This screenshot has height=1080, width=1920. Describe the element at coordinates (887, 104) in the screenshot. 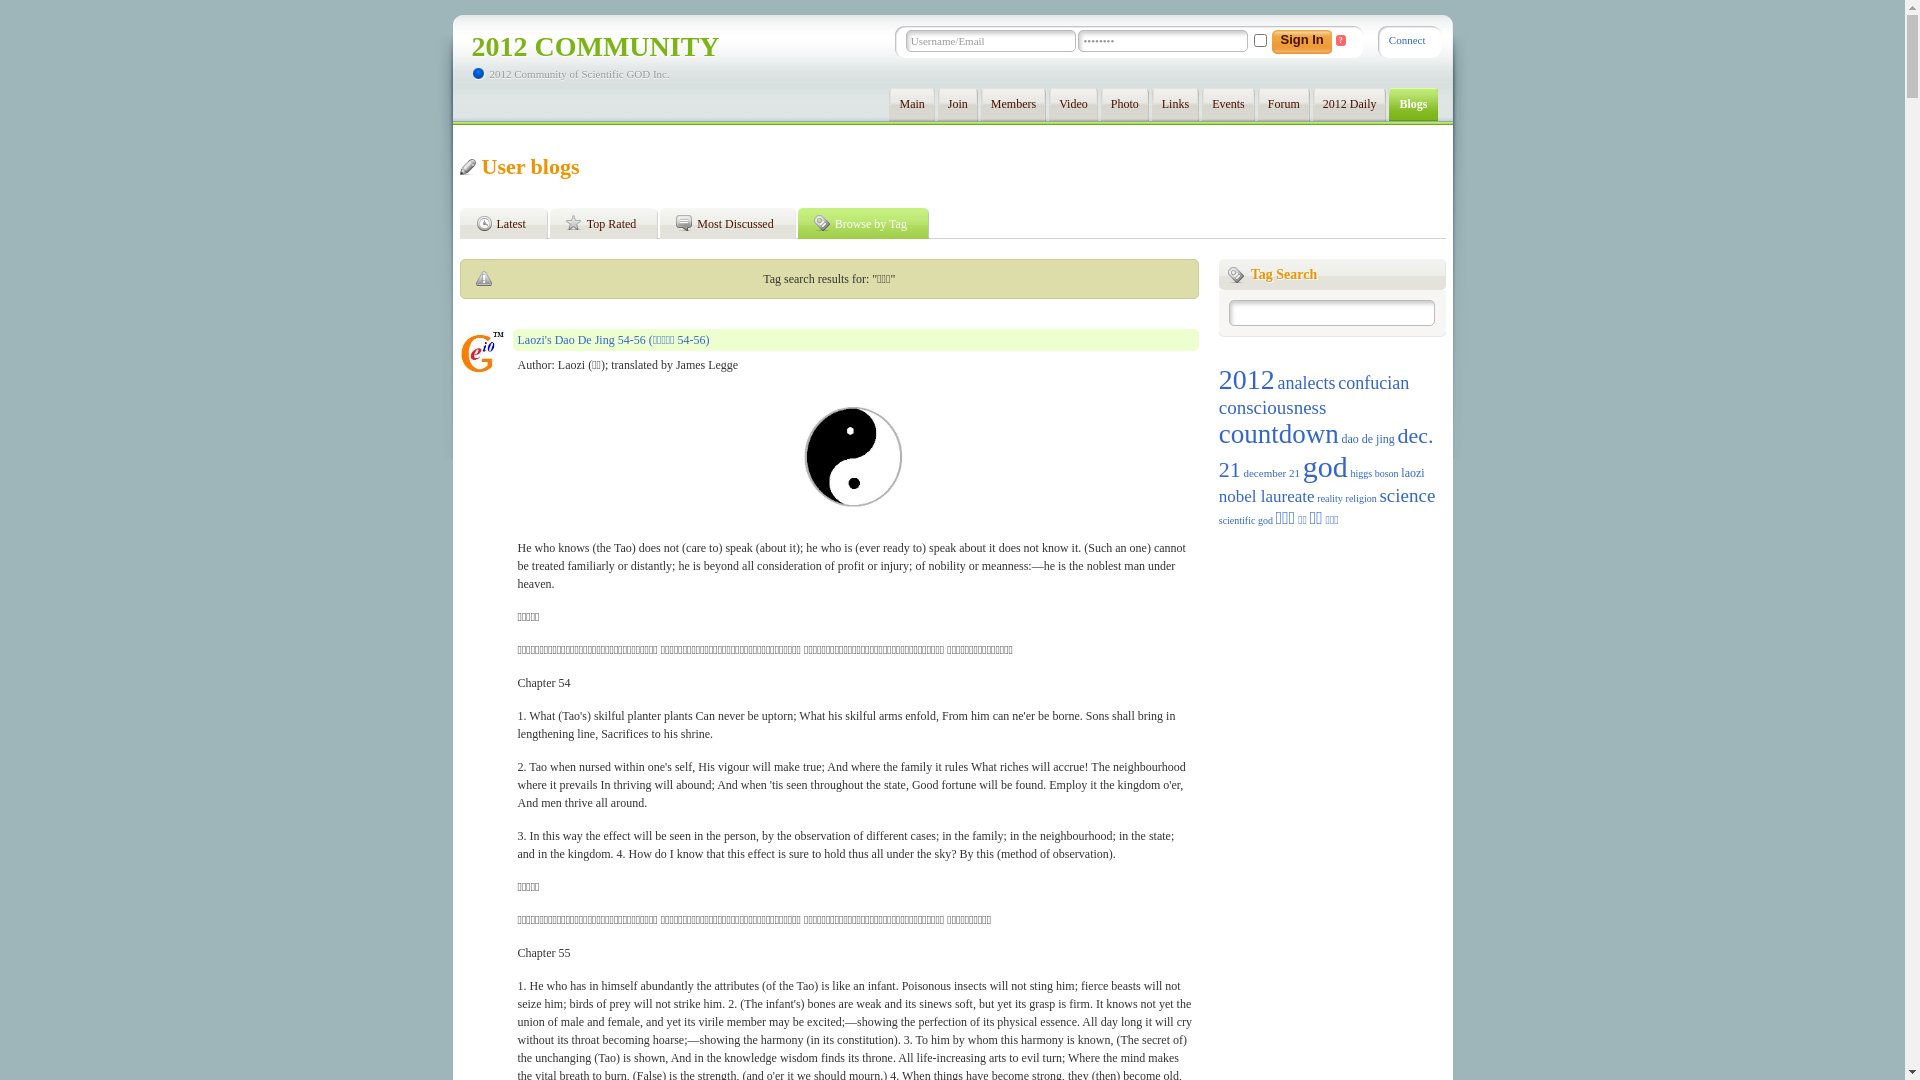

I see `'Main'` at that location.